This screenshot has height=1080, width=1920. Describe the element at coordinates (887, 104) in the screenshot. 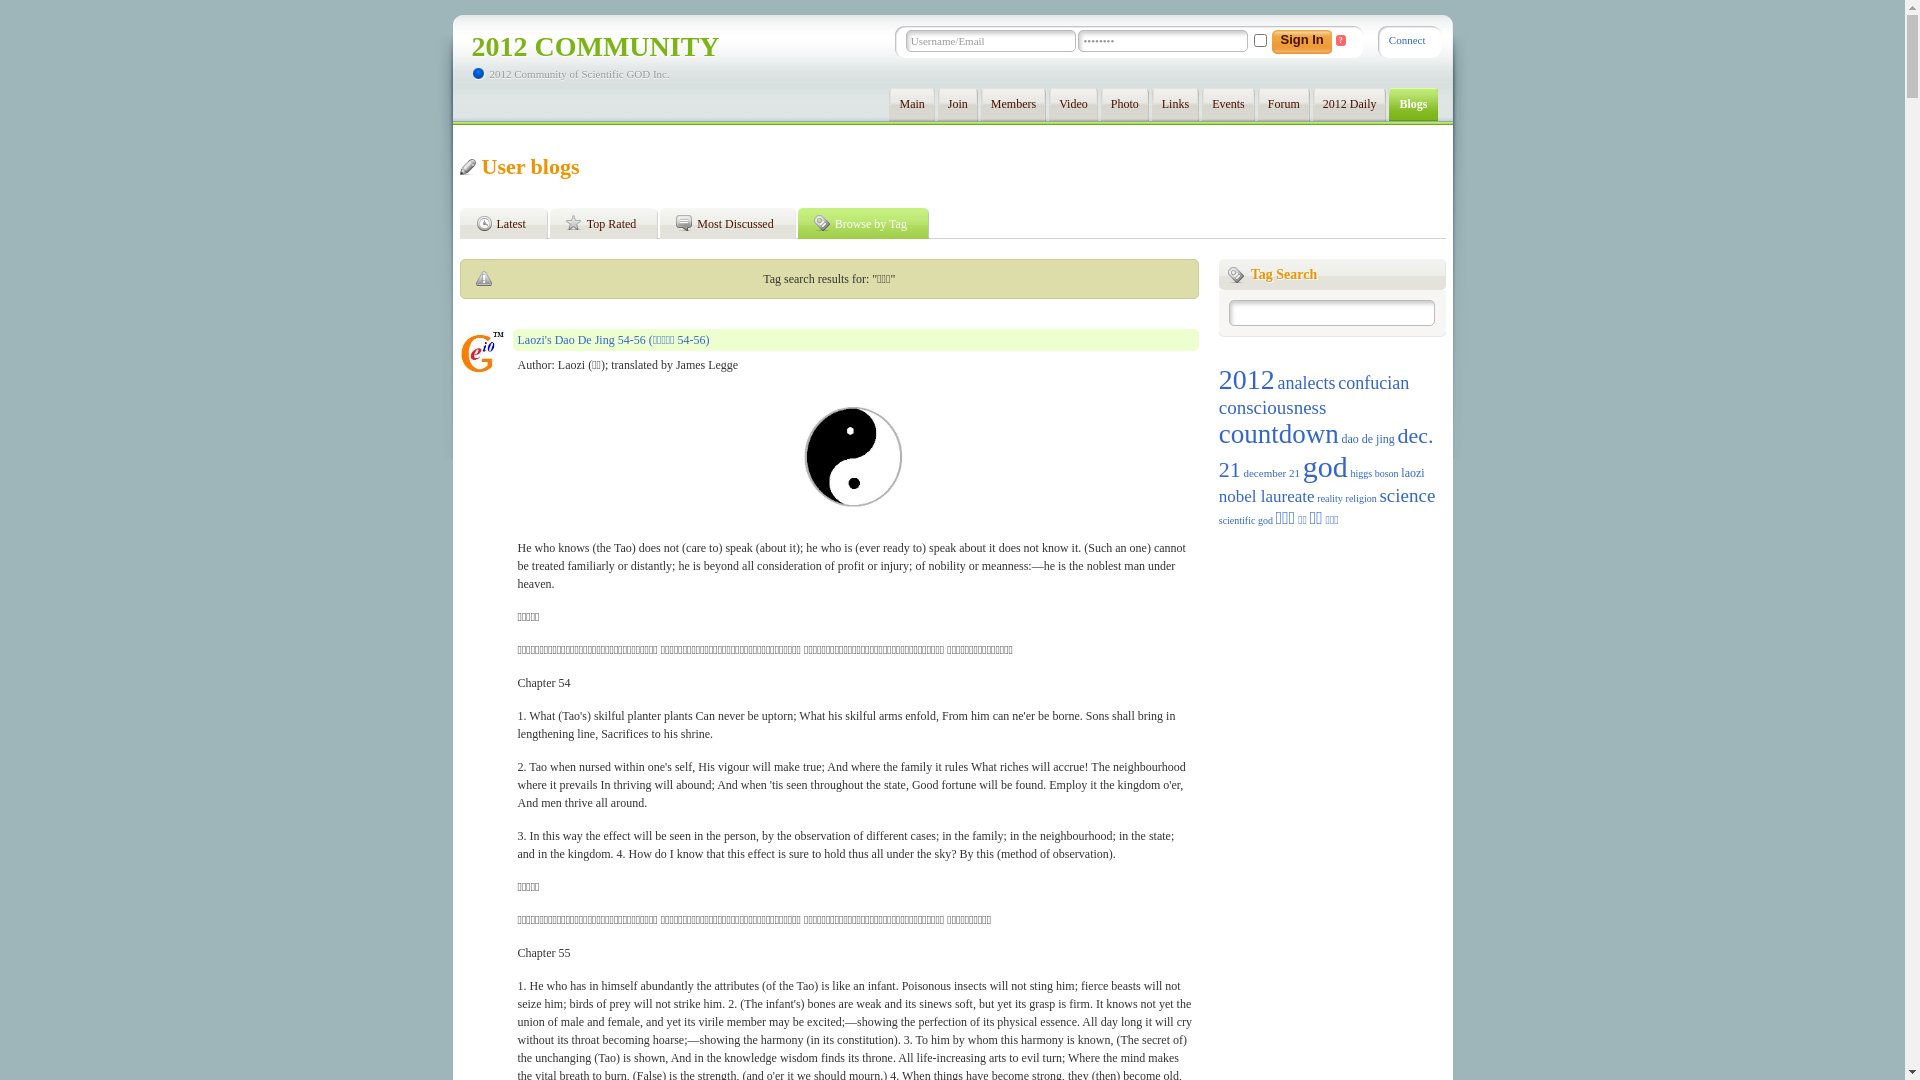

I see `'Main'` at that location.